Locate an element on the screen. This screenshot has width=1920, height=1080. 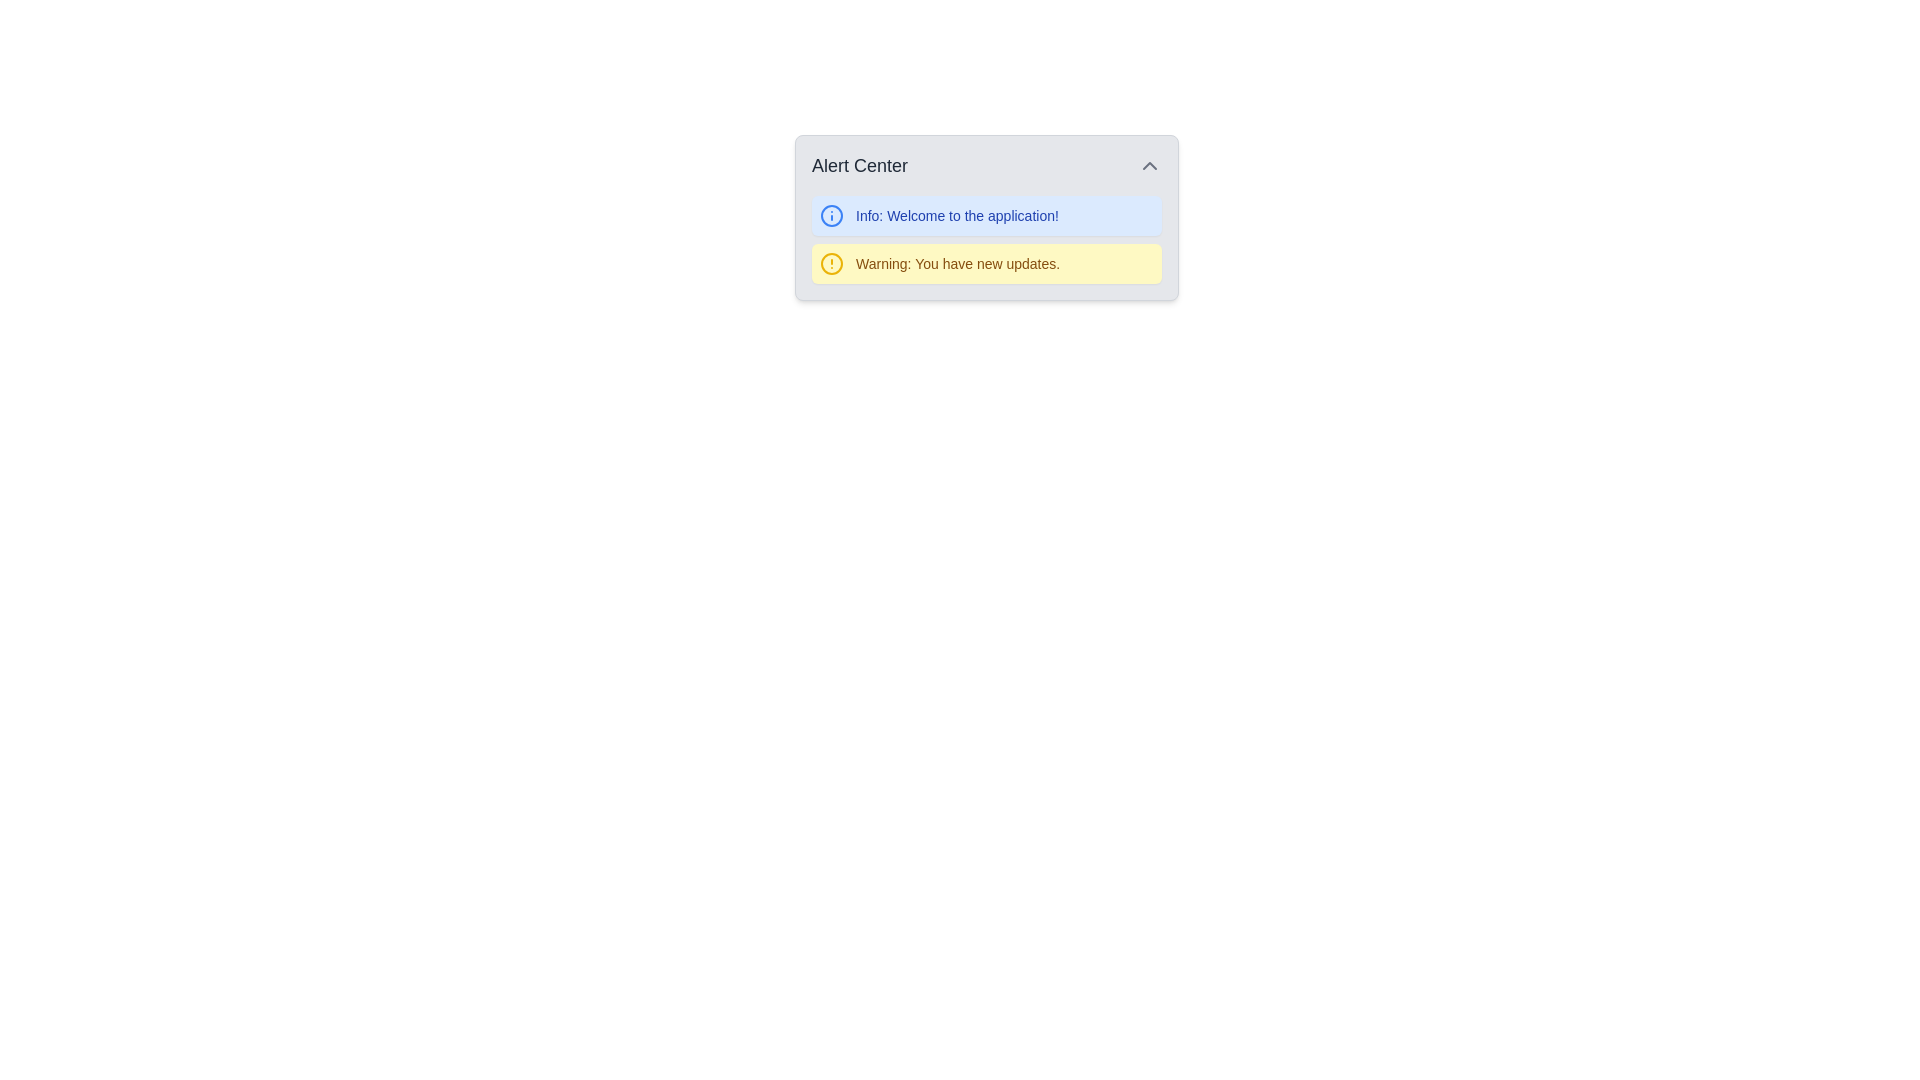
the gray upward chevron icon button located in the upper-right section of the 'Alert Center' to observe its dynamic color change is located at coordinates (1150, 164).